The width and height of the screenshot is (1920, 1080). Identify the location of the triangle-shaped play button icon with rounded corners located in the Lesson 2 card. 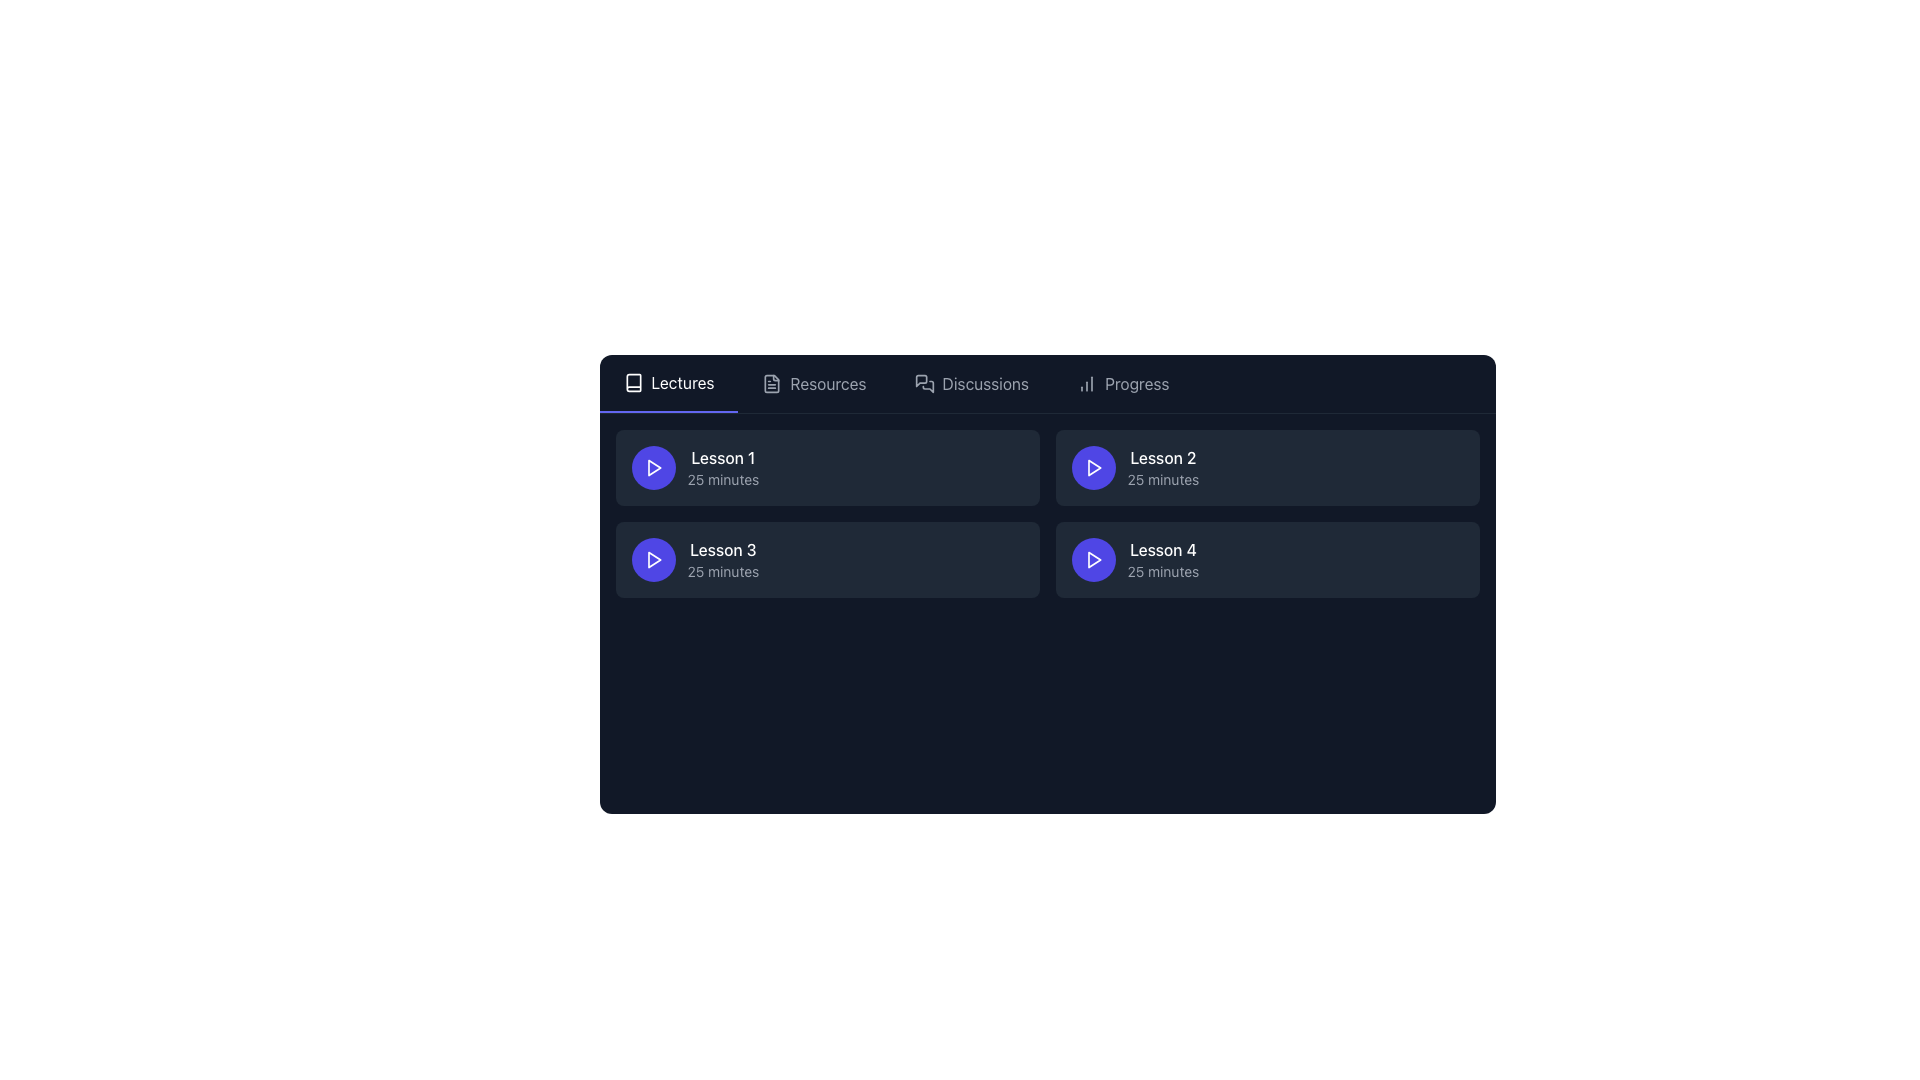
(1093, 467).